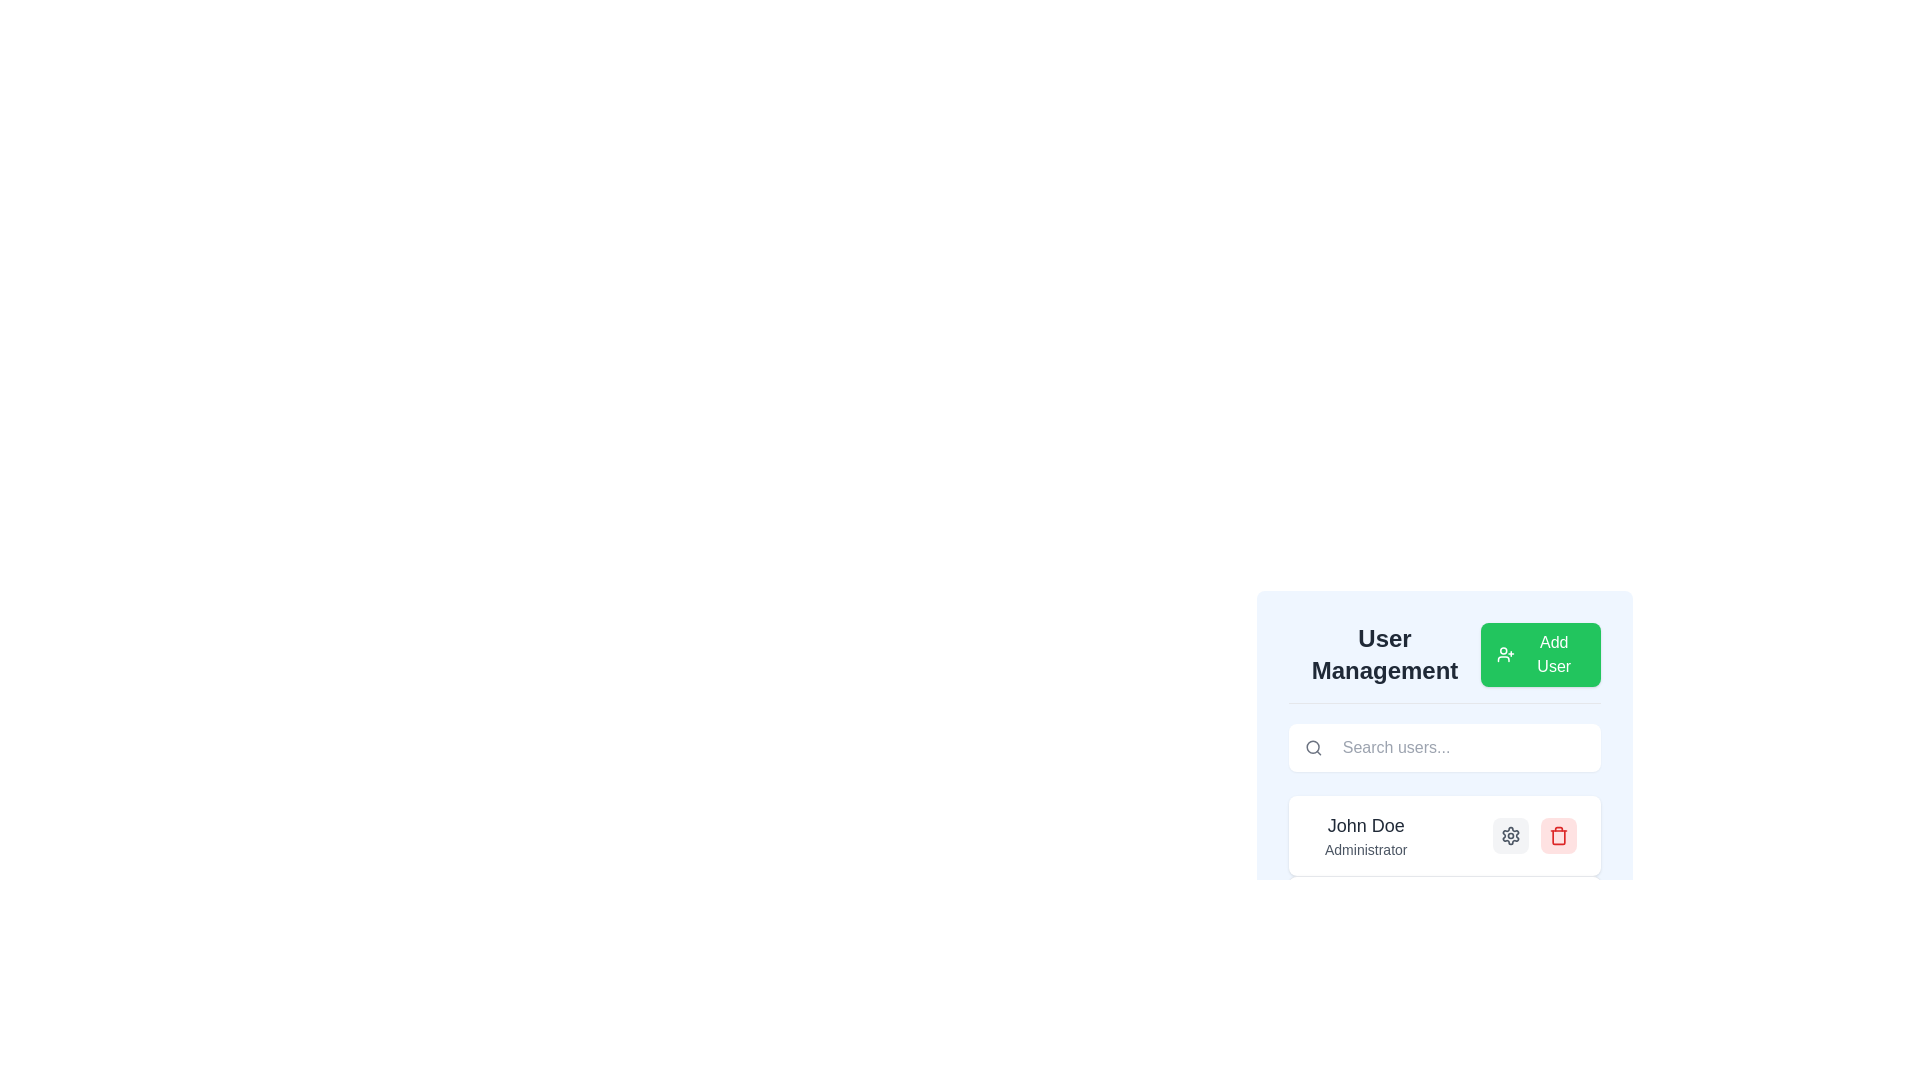 The image size is (1920, 1080). What do you see at coordinates (1558, 837) in the screenshot?
I see `the red trash bin icon, which is a vector graphic representing the main body of the bin located below the lid` at bounding box center [1558, 837].